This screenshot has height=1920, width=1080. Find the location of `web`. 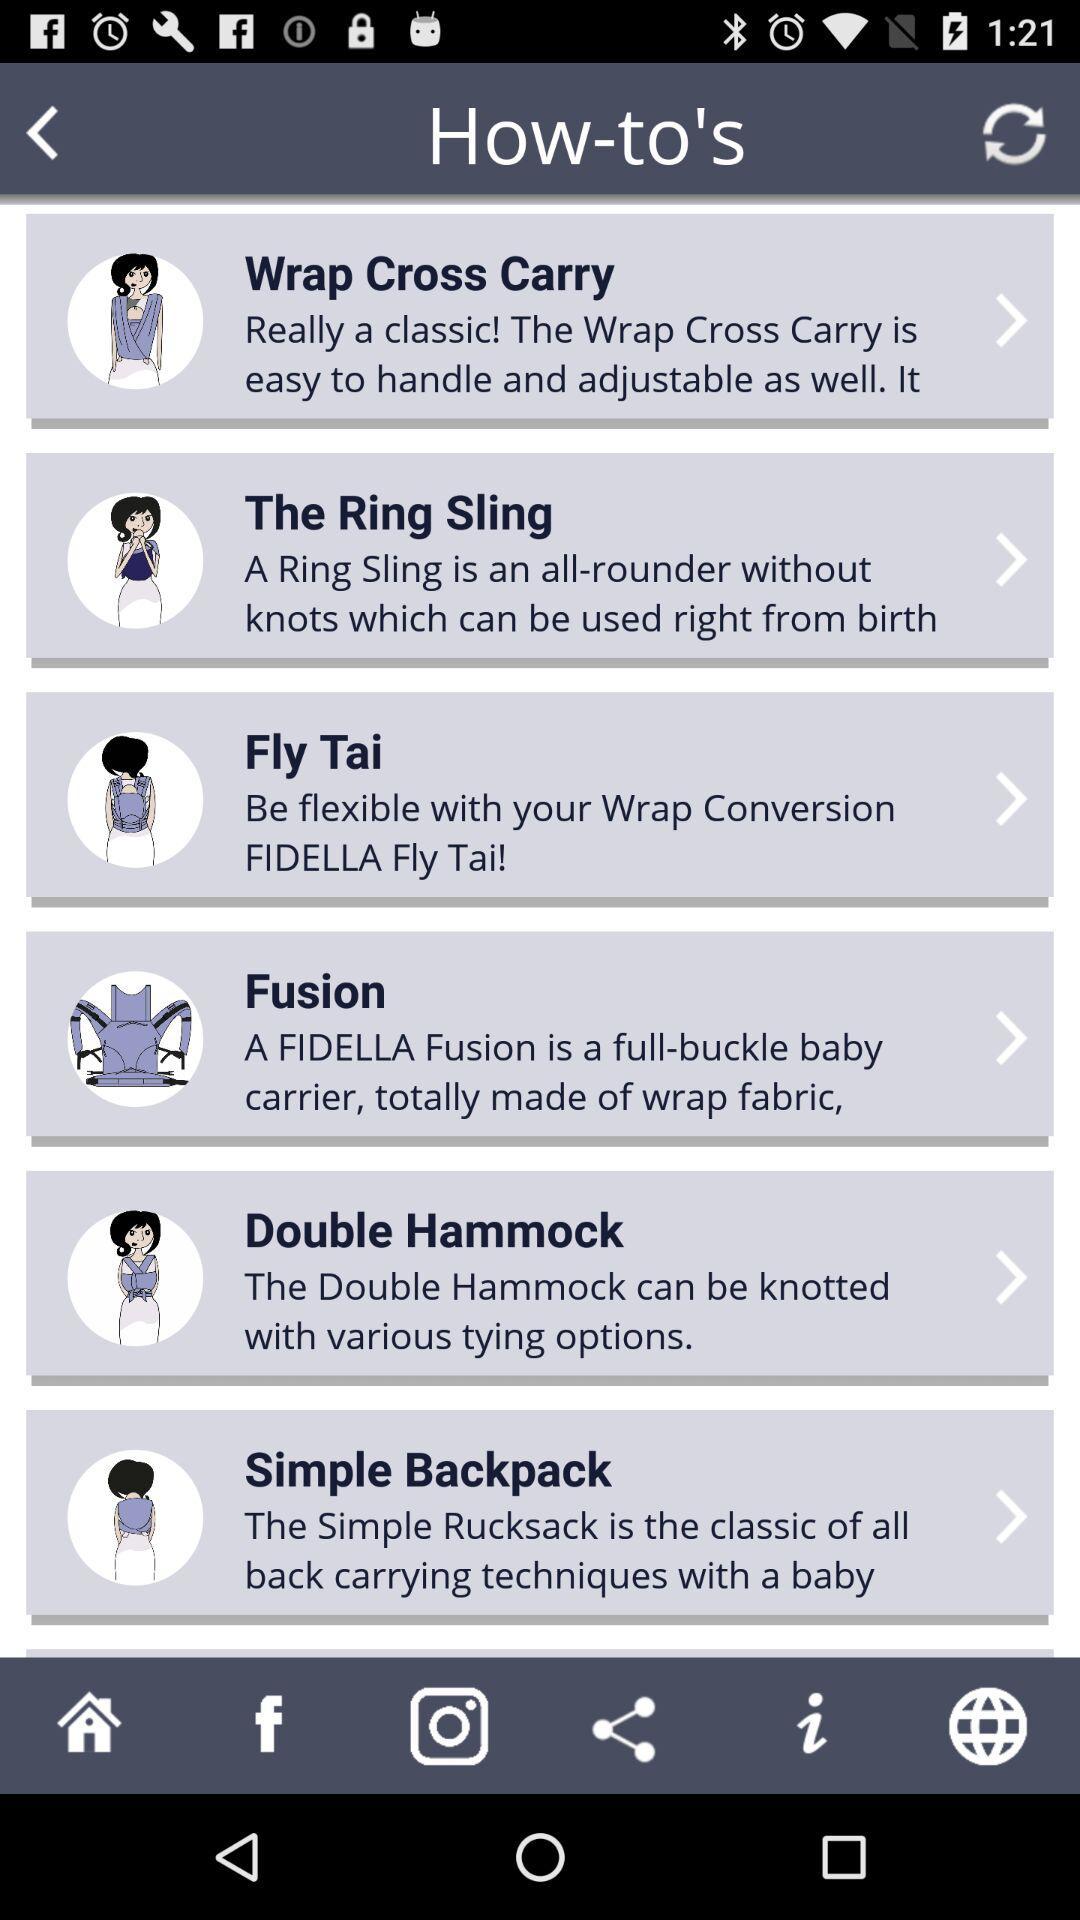

web is located at coordinates (990, 1724).